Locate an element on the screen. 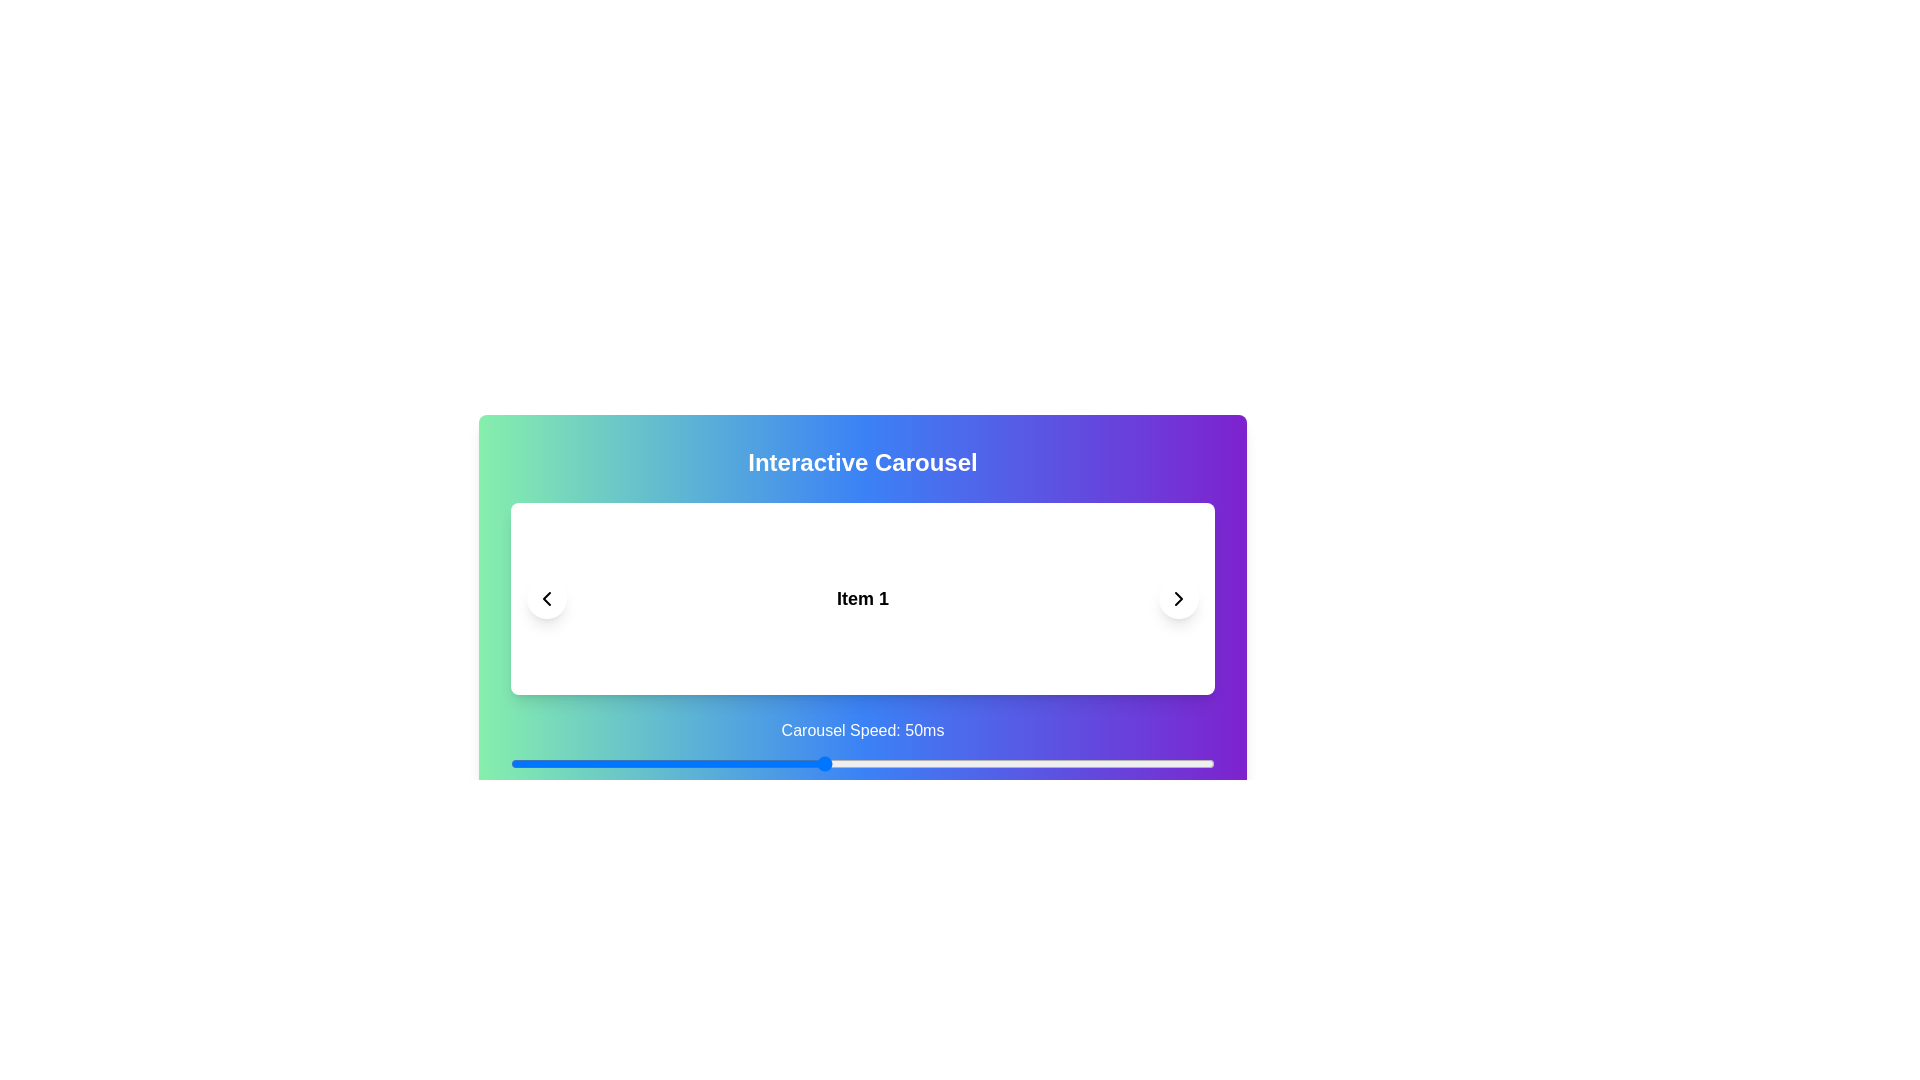 The image size is (1920, 1080). the carousel speed slider to 48 ms is located at coordinates (808, 763).